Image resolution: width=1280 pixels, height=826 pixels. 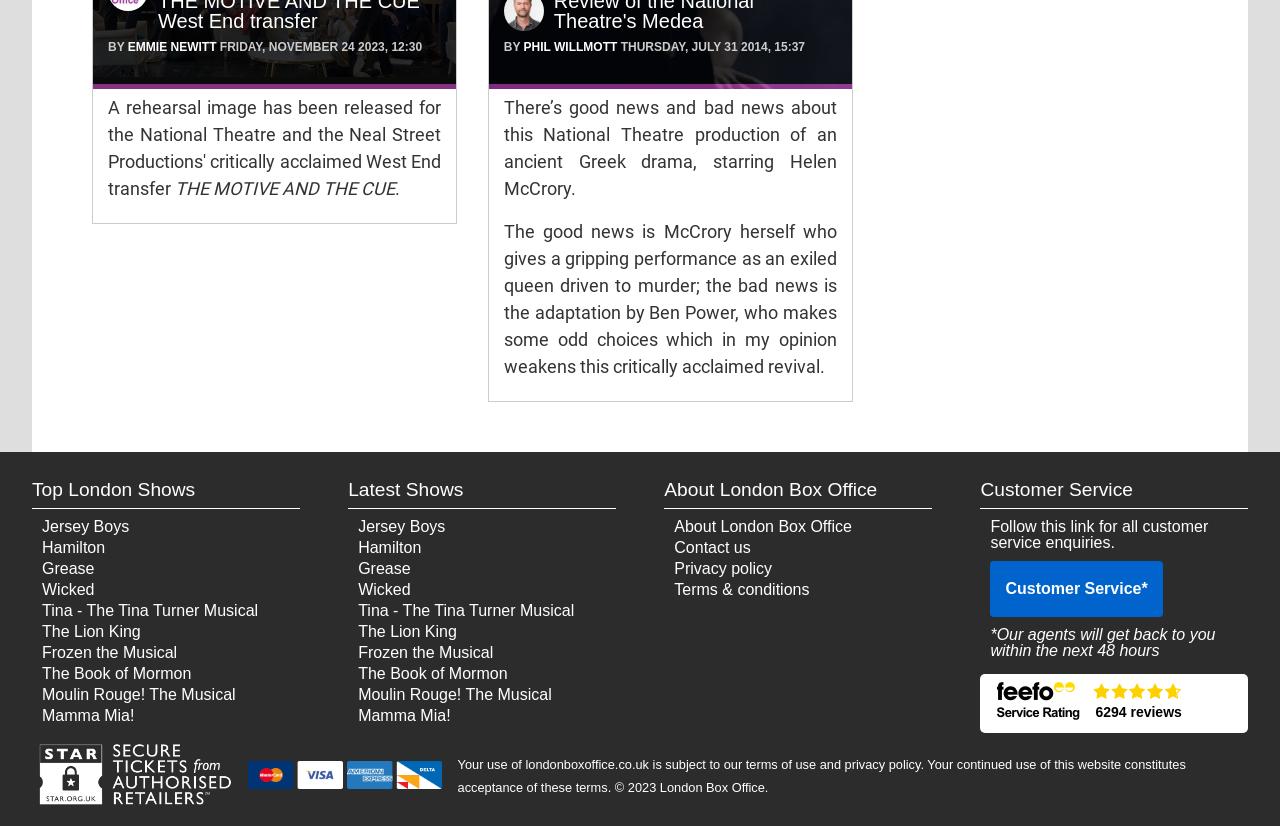 I want to click on 'THE MOTIVE AND THE CUE', so click(x=284, y=188).